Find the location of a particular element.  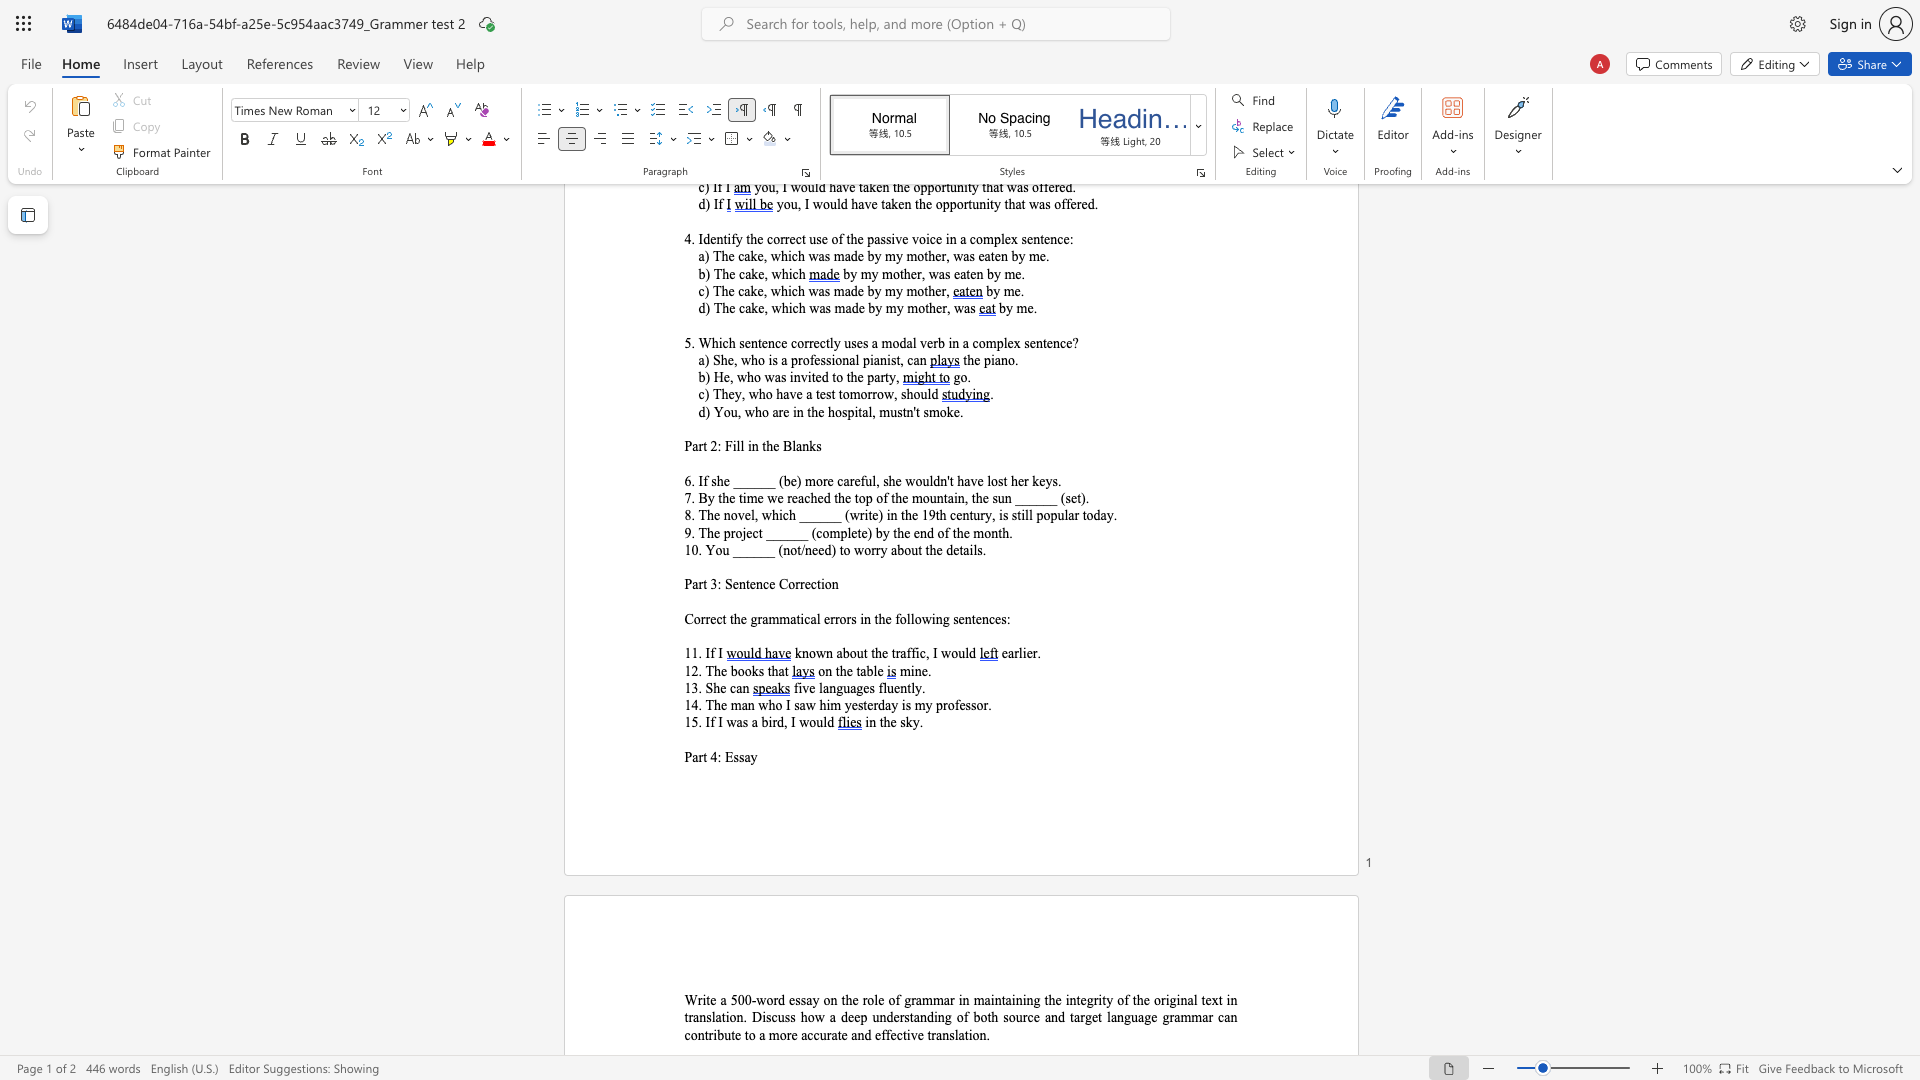

the subset text "nguages fl" within the text "five languages fluently." is located at coordinates (829, 687).